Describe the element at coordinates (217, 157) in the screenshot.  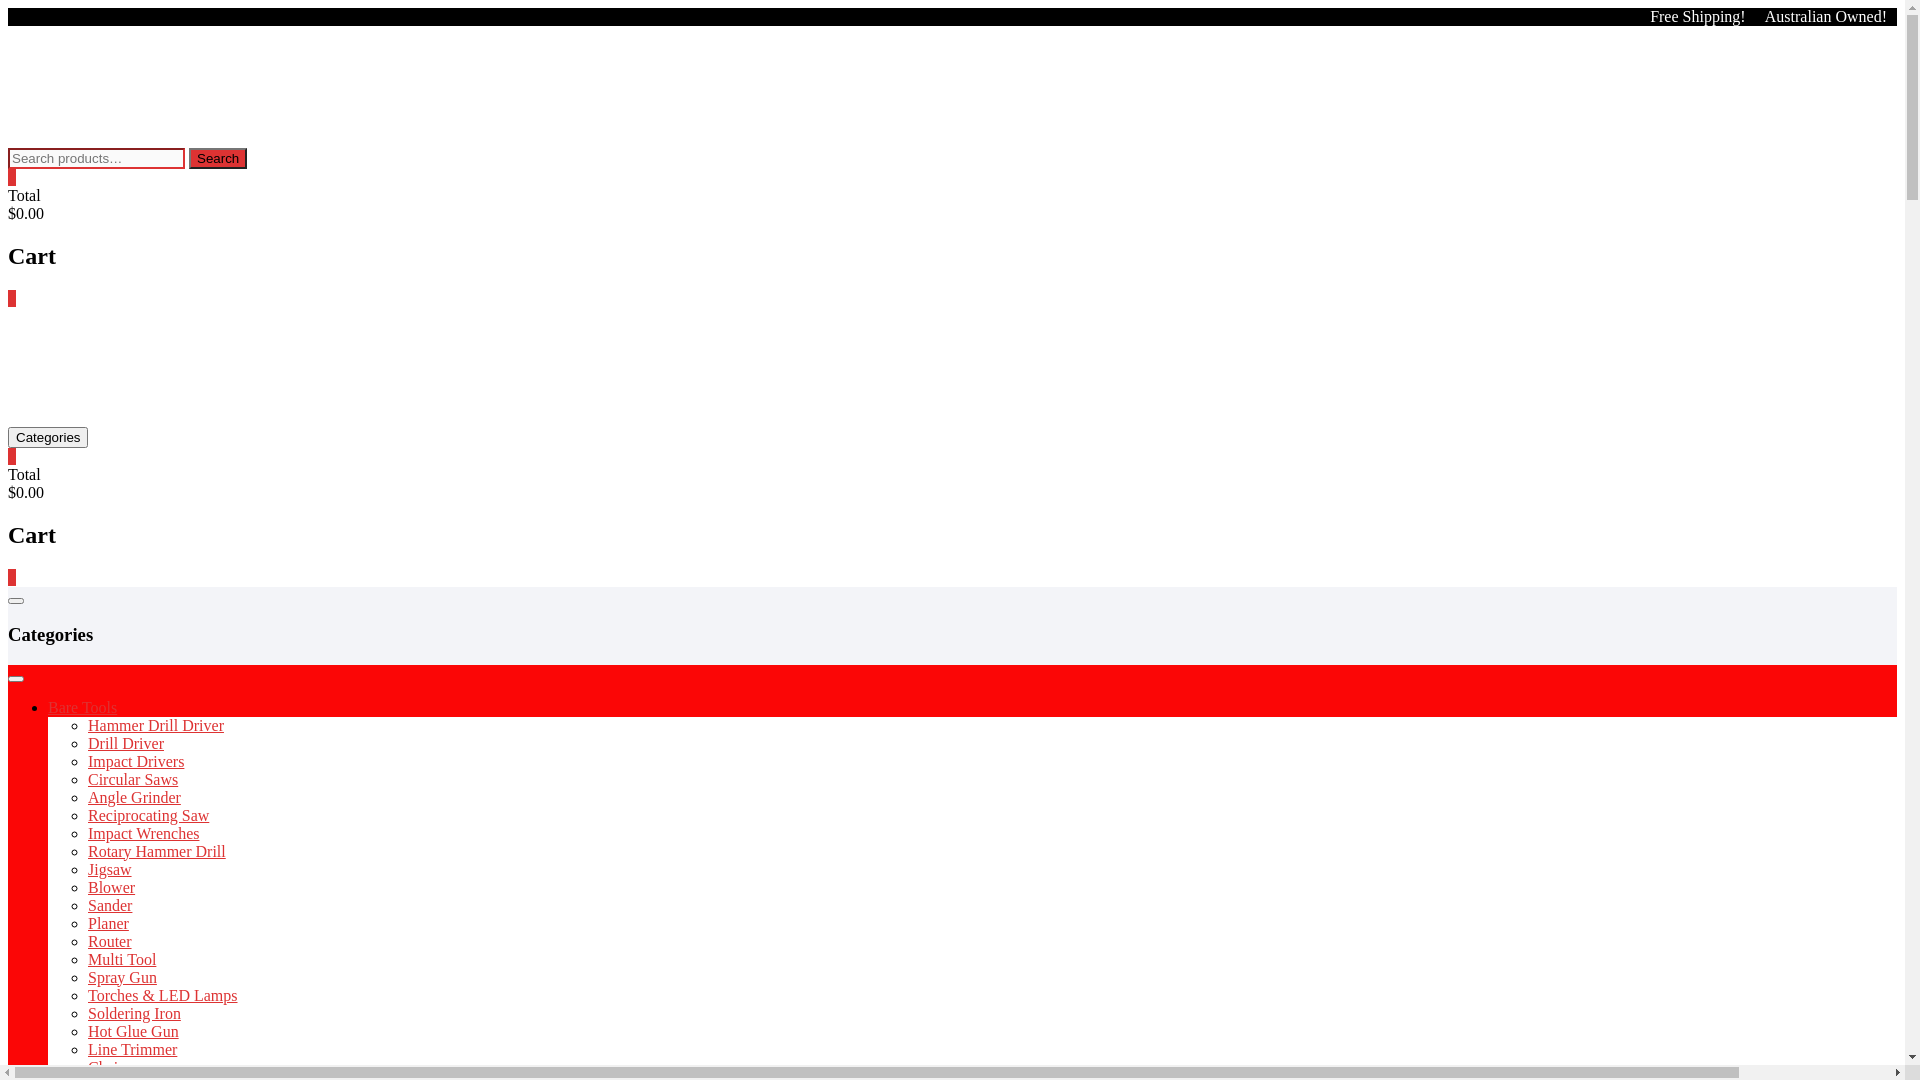
I see `'Search'` at that location.